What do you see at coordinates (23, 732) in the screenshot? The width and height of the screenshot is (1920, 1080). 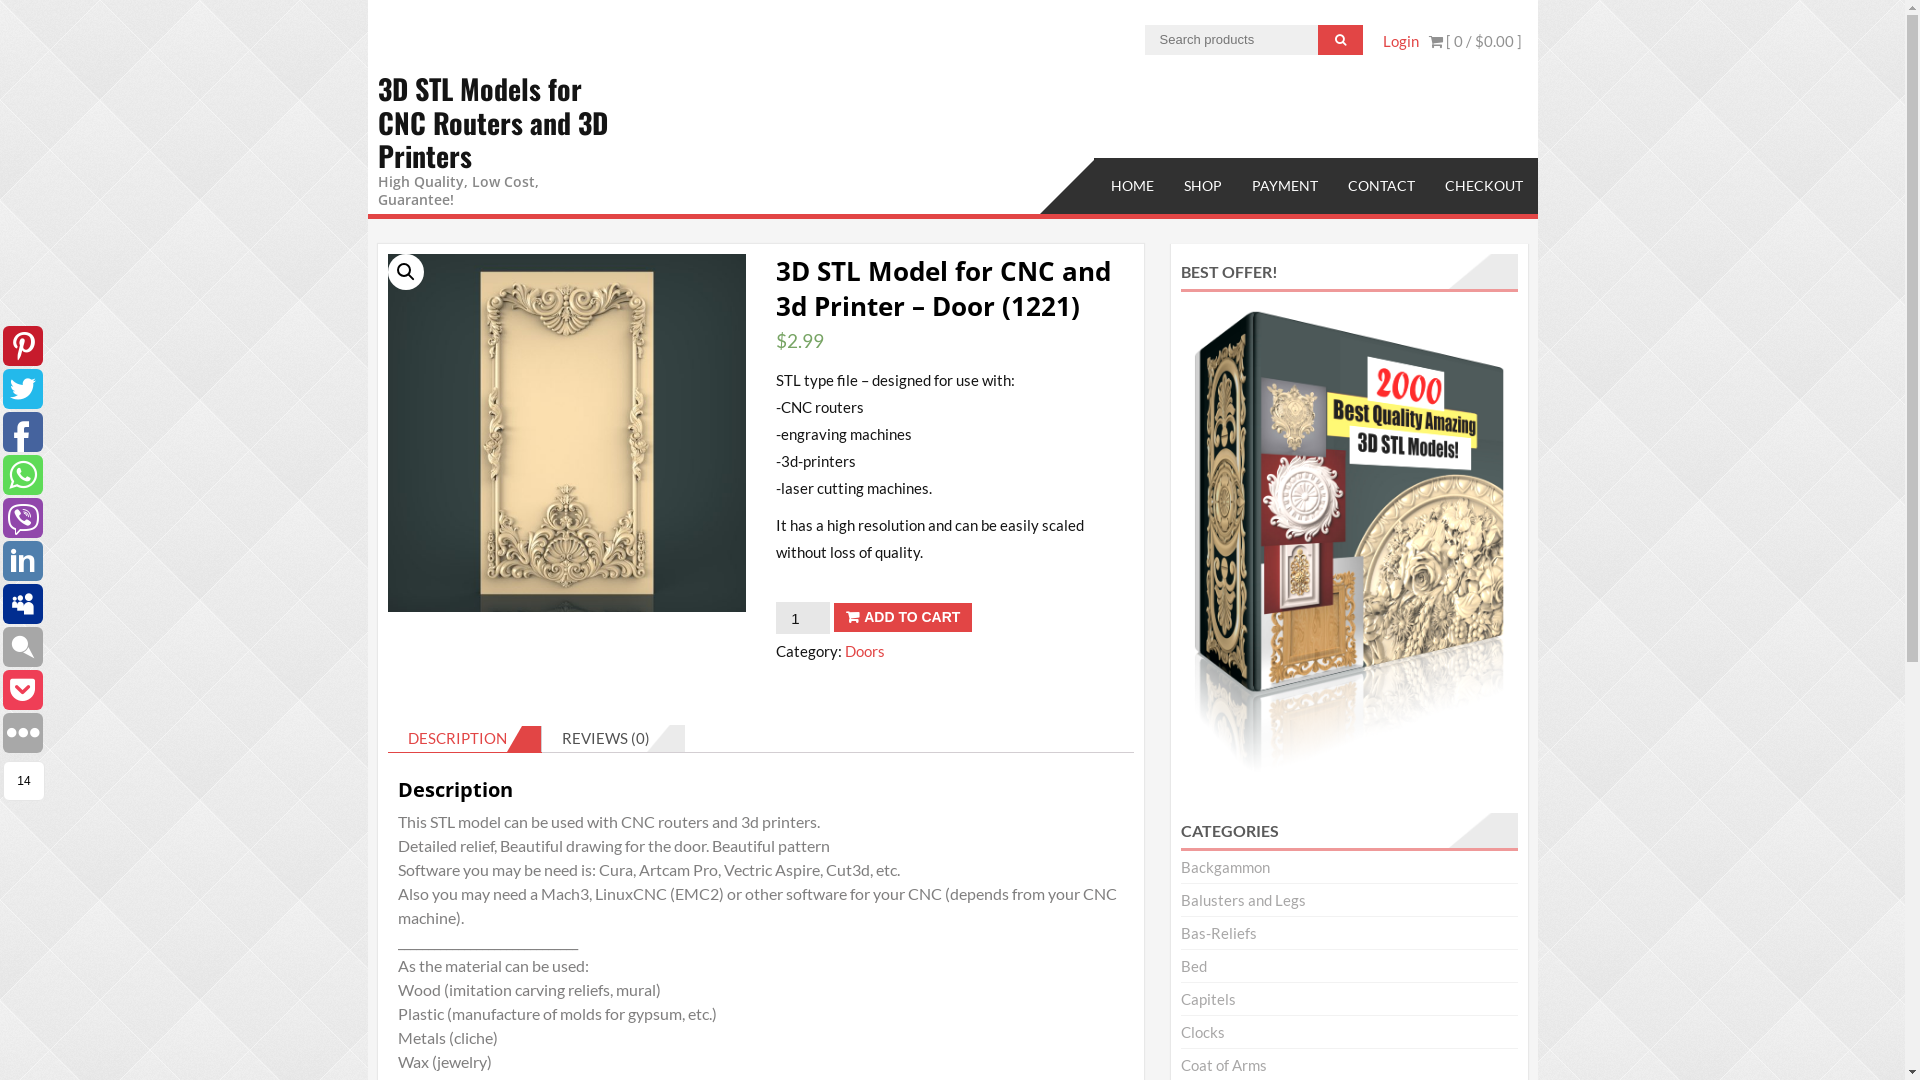 I see `'Even more social networks!'` at bounding box center [23, 732].